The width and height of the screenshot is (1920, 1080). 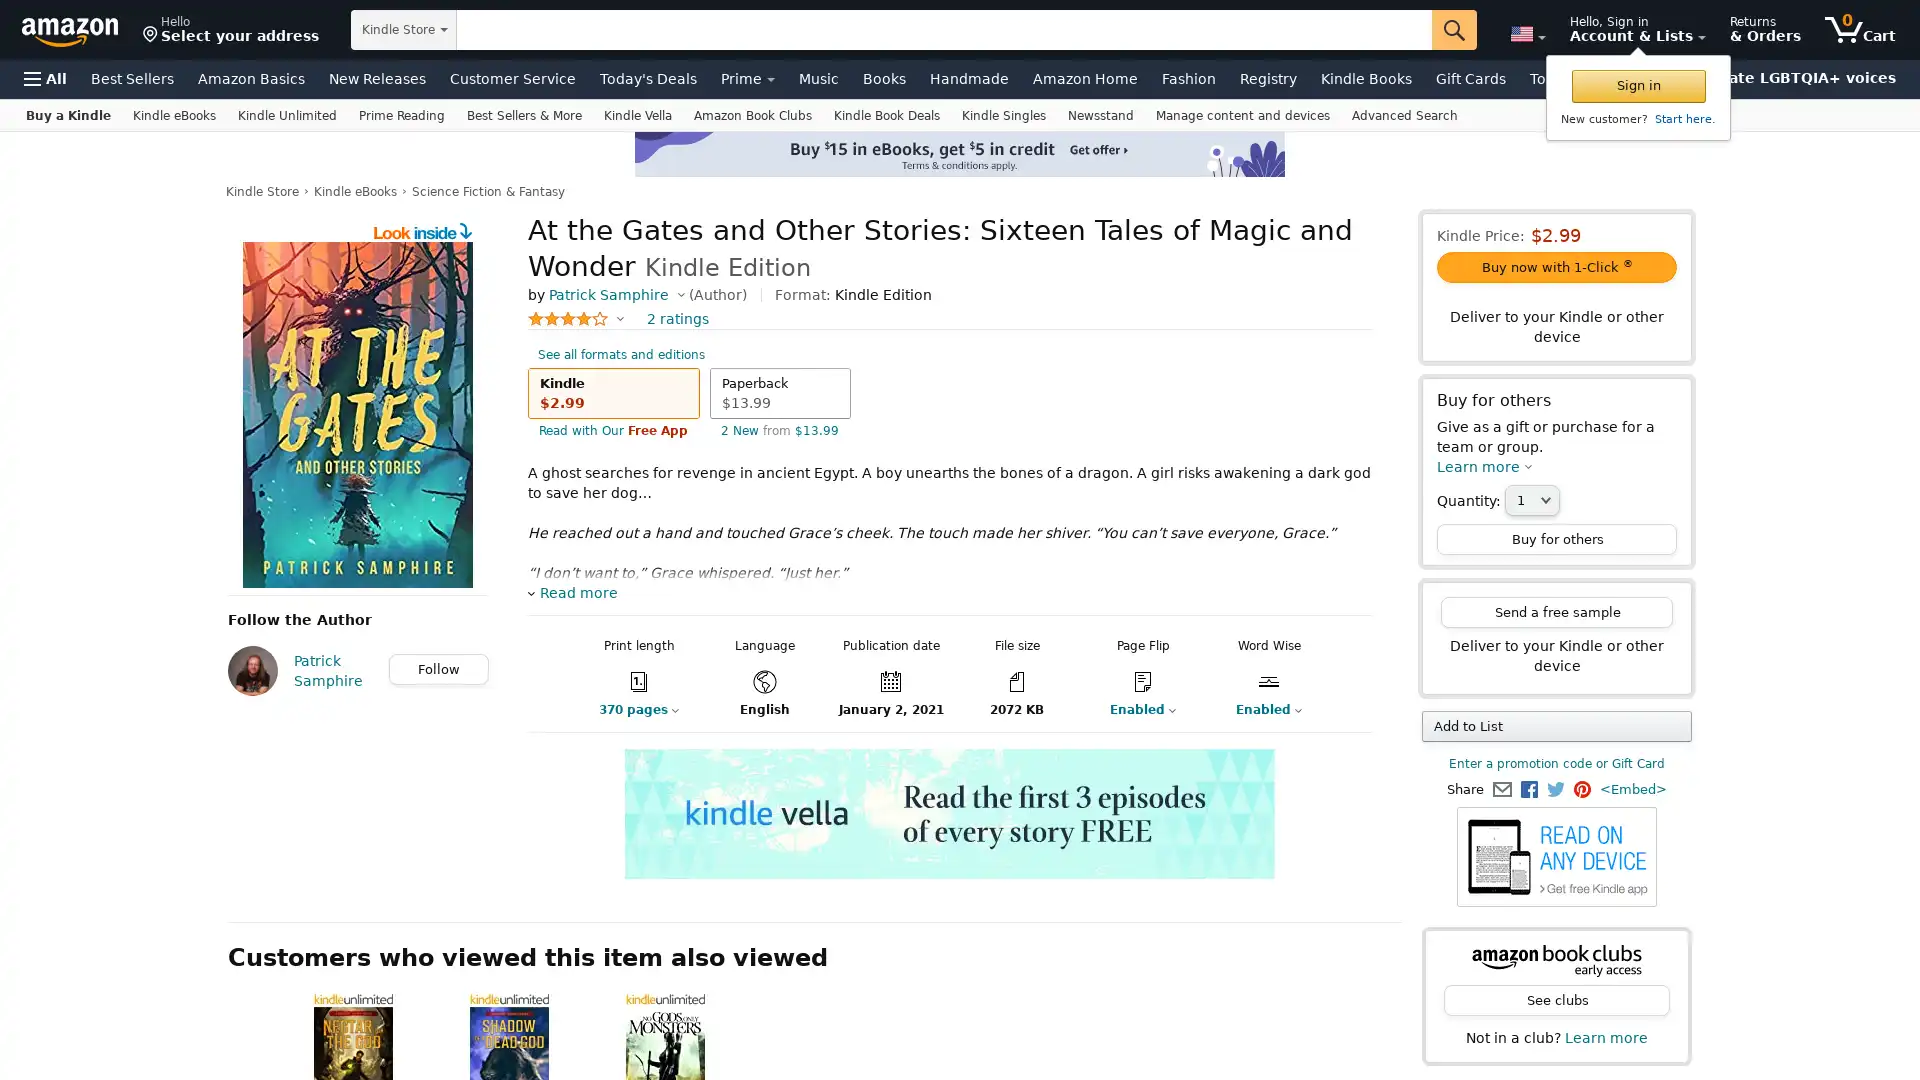 What do you see at coordinates (1555, 538) in the screenshot?
I see `Buy for others` at bounding box center [1555, 538].